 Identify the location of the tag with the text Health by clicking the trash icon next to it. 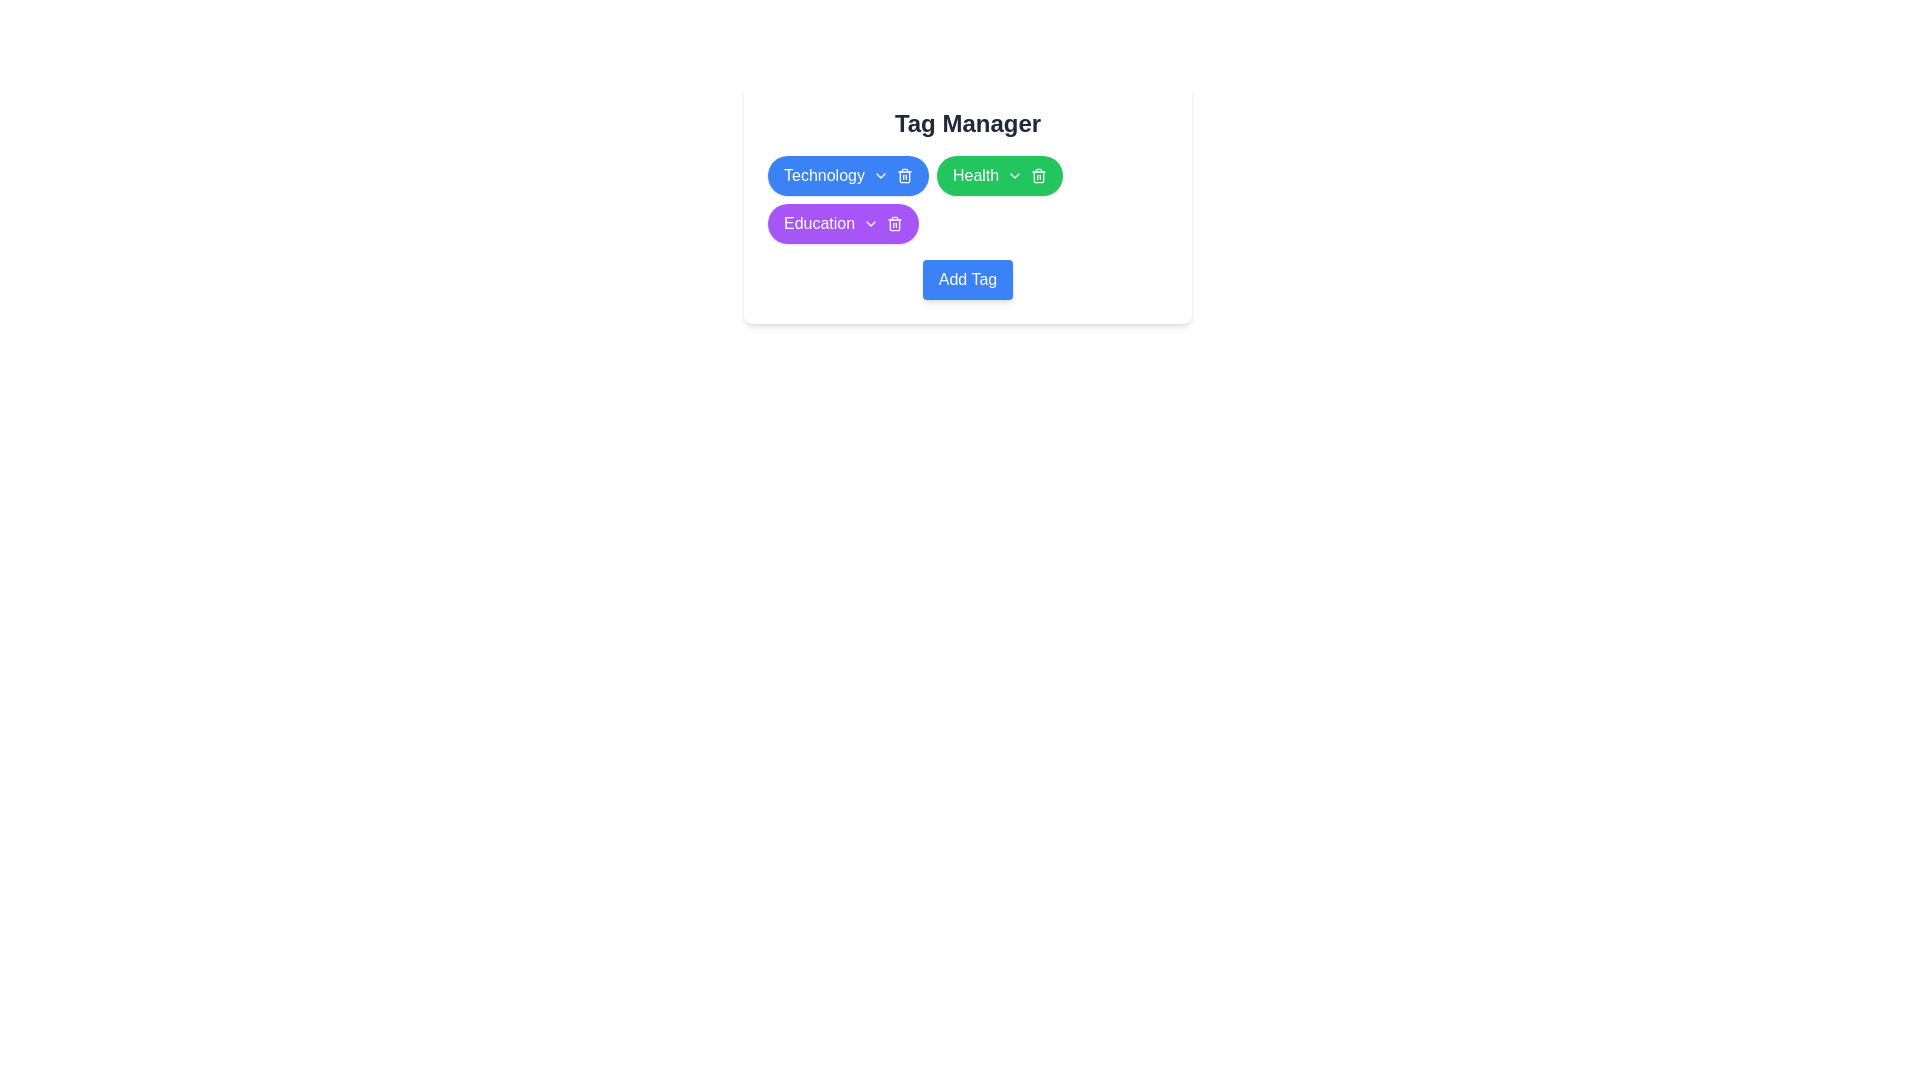
(1039, 175).